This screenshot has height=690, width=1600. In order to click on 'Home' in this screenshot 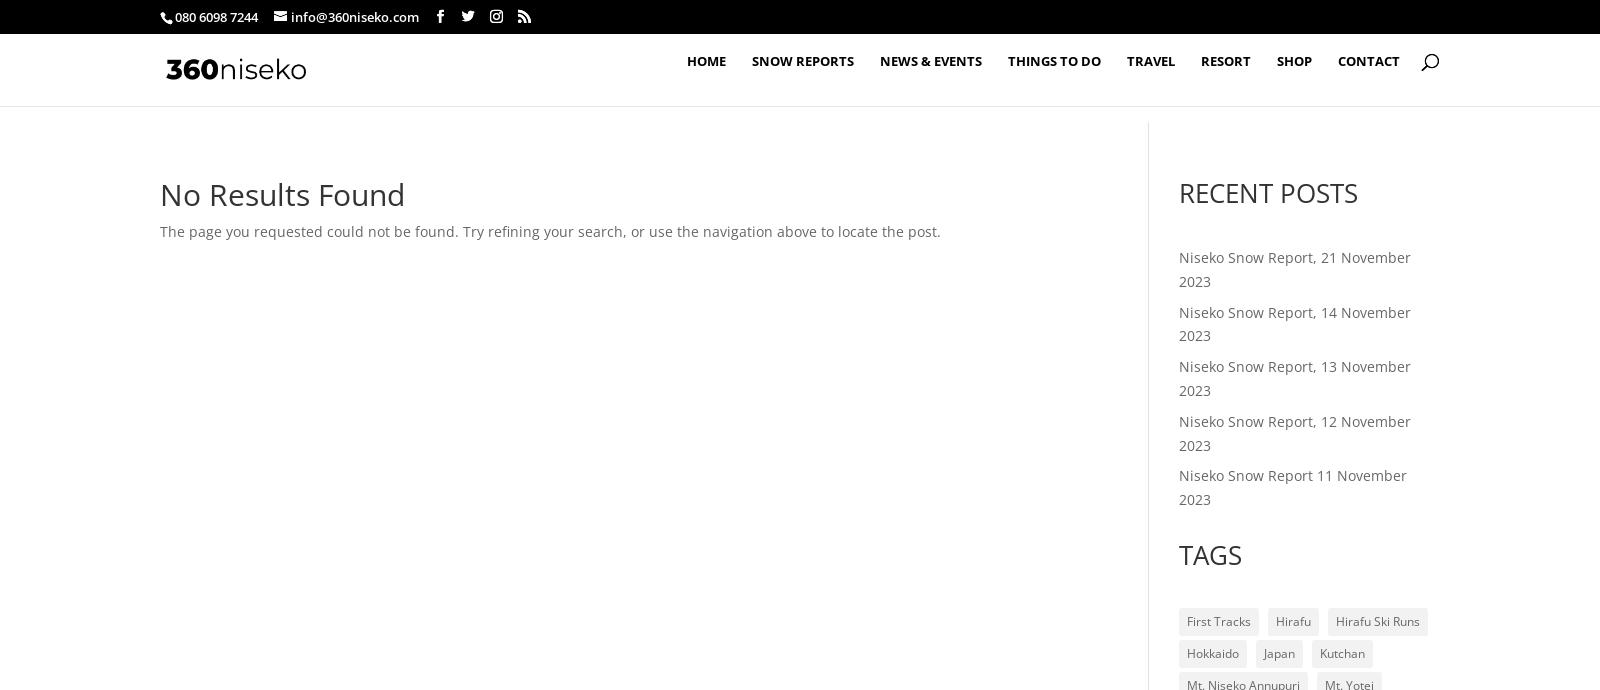, I will do `click(687, 75)`.